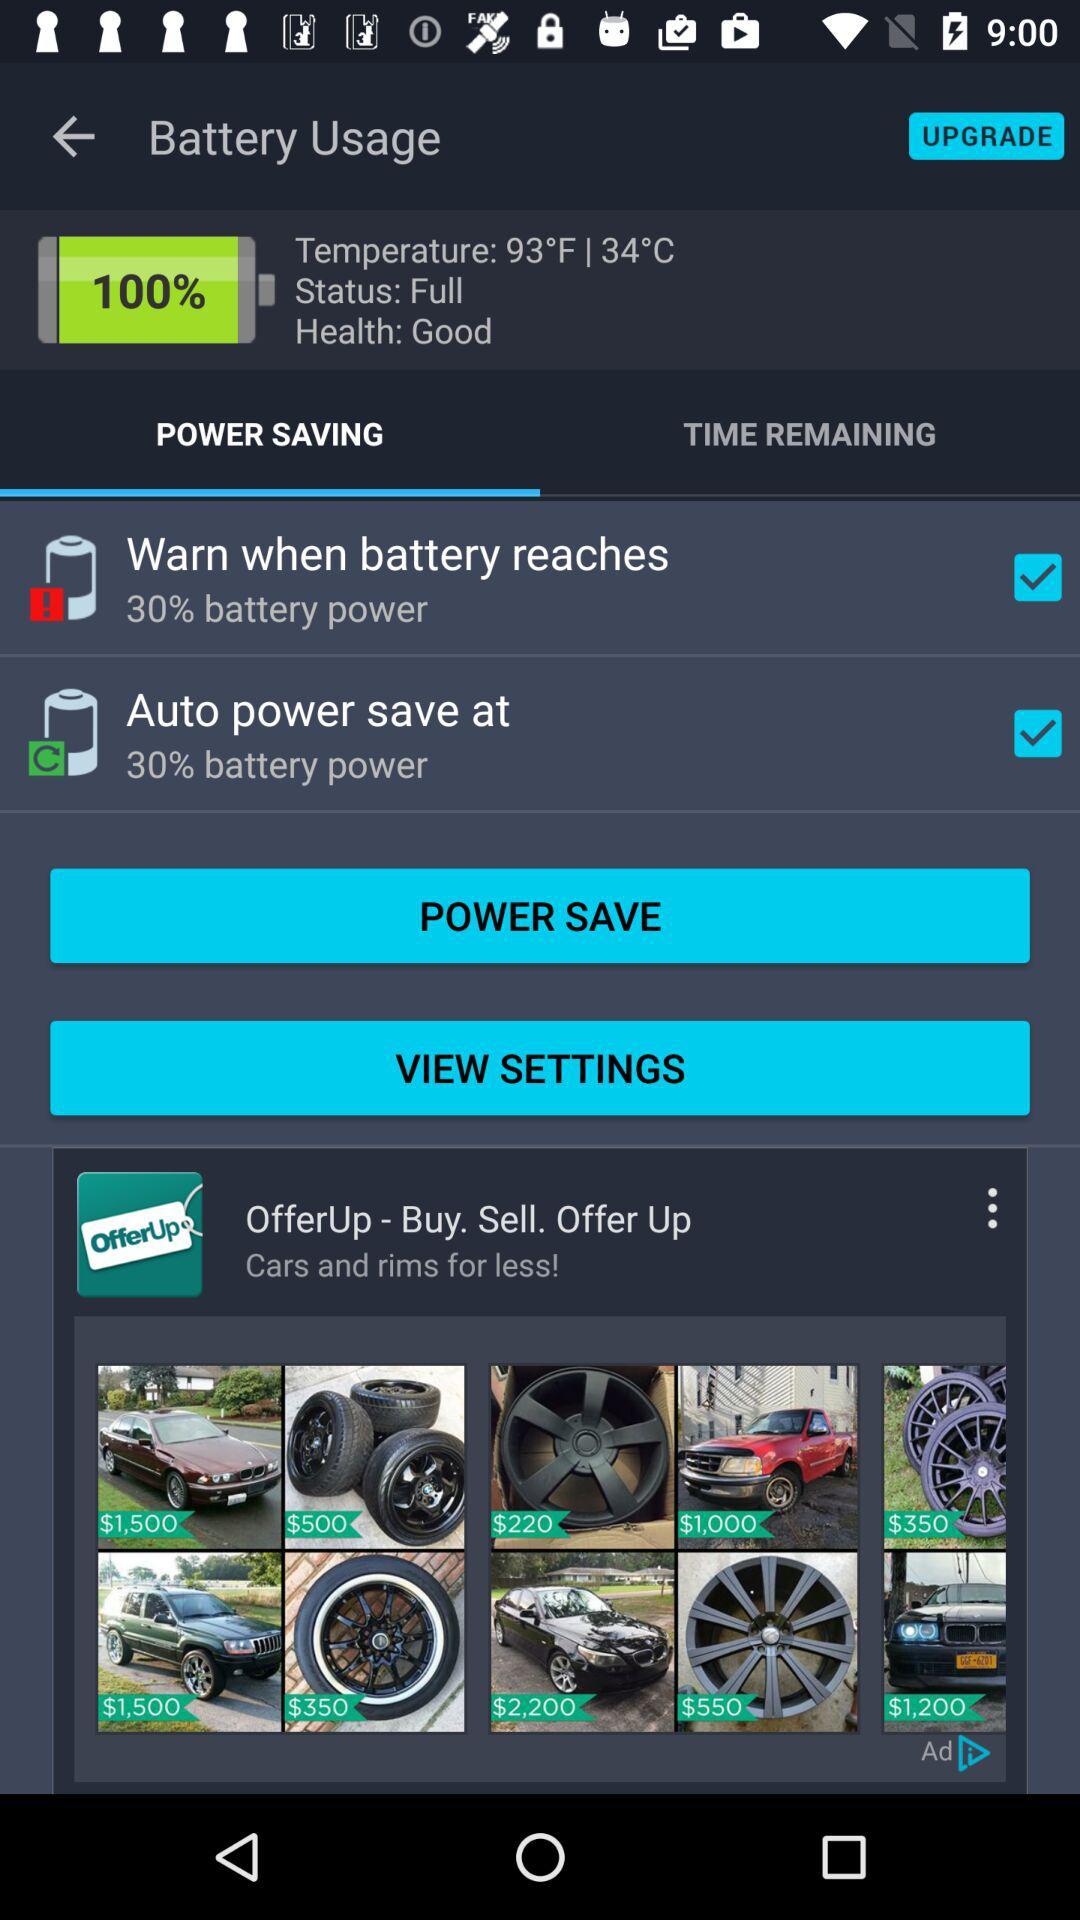 This screenshot has width=1080, height=1920. I want to click on icon next to battery usage item, so click(72, 135).